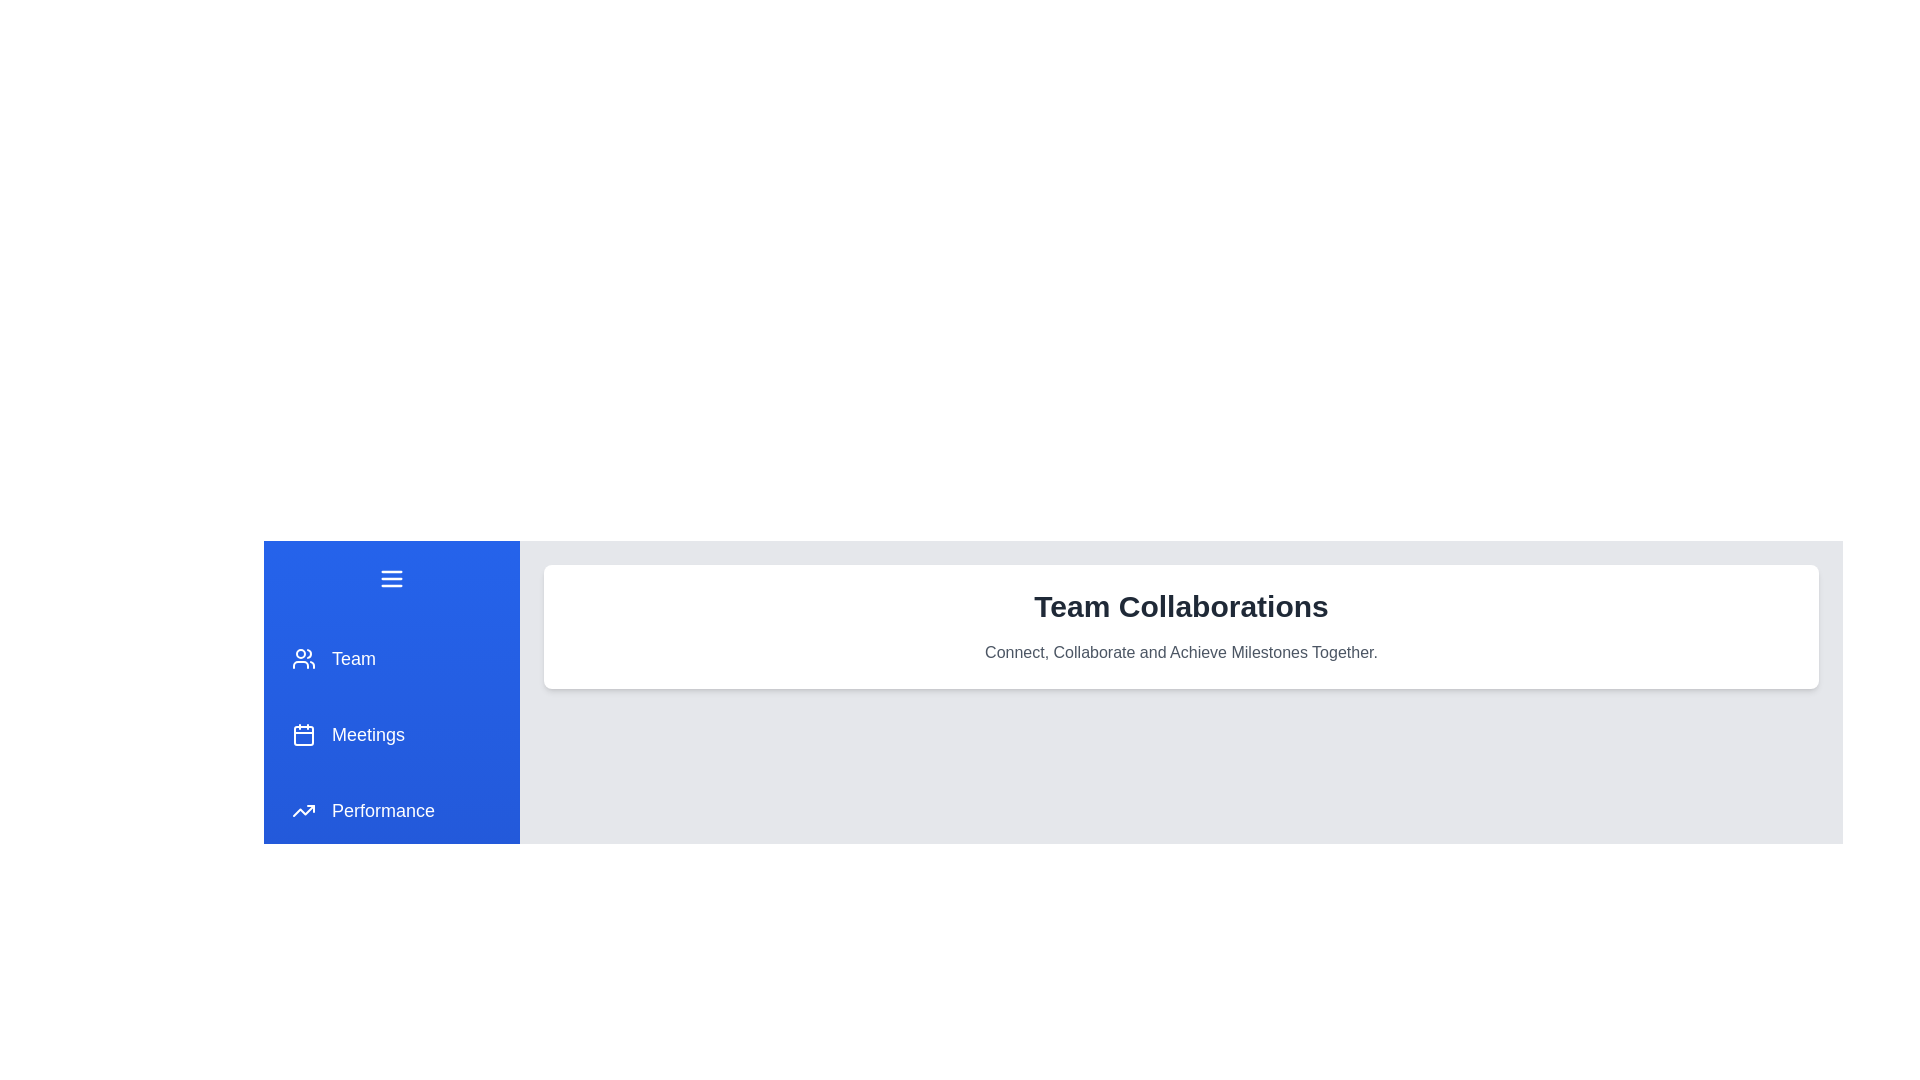  I want to click on the menu item Meetings from the drawer, so click(392, 735).